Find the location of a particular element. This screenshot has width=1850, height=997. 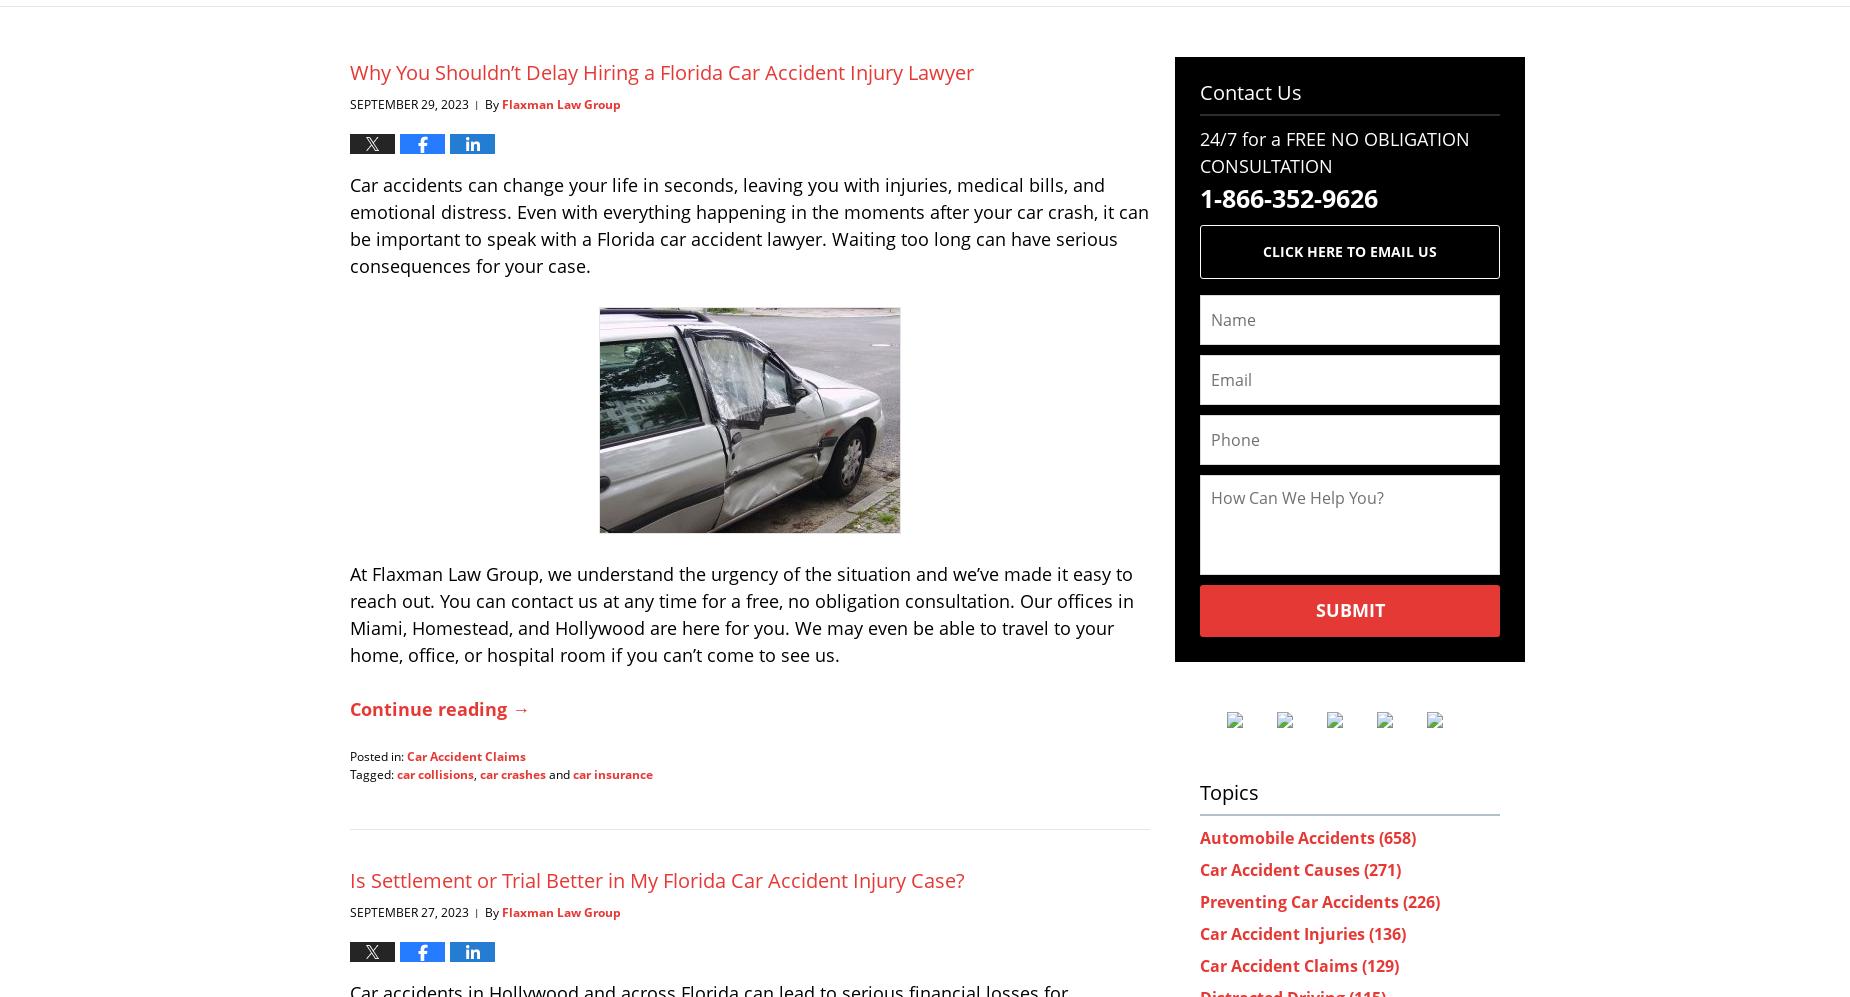

'(136)' is located at coordinates (1386, 932).